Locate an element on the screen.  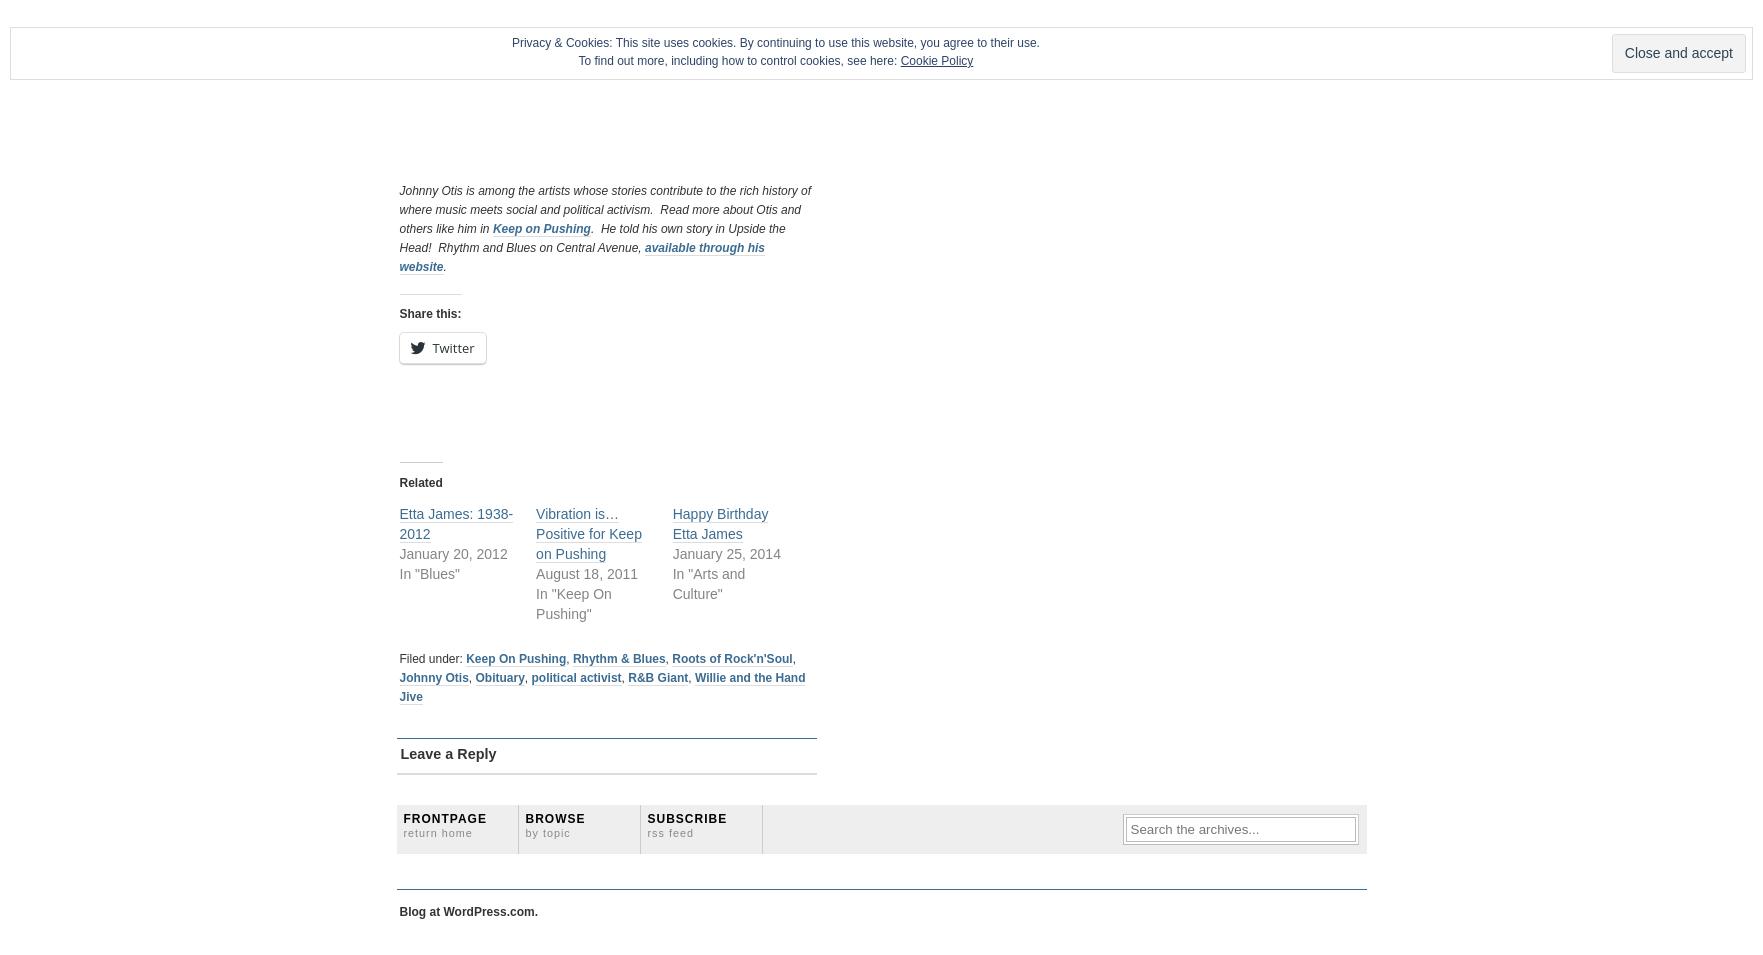
'Return home' is located at coordinates (437, 833).